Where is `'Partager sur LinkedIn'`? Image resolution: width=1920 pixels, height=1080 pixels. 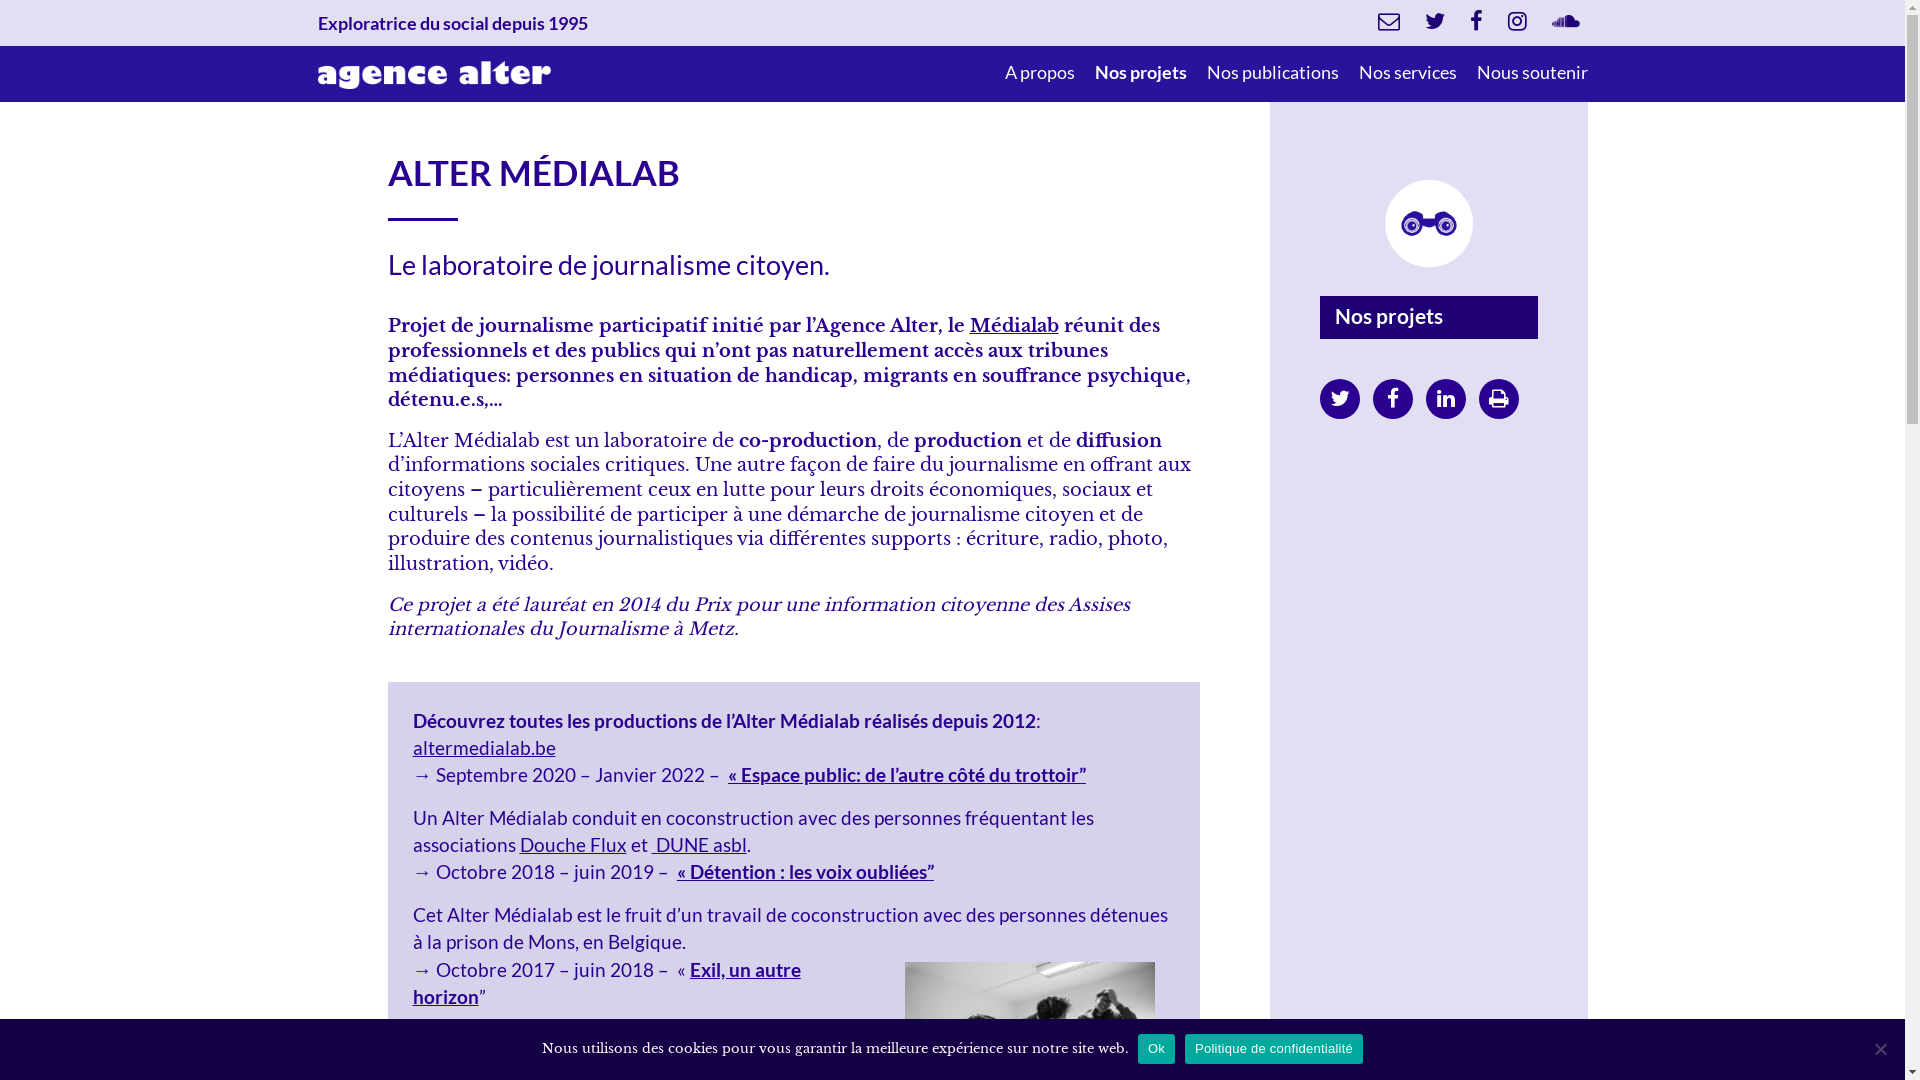
'Partager sur LinkedIn' is located at coordinates (1445, 397).